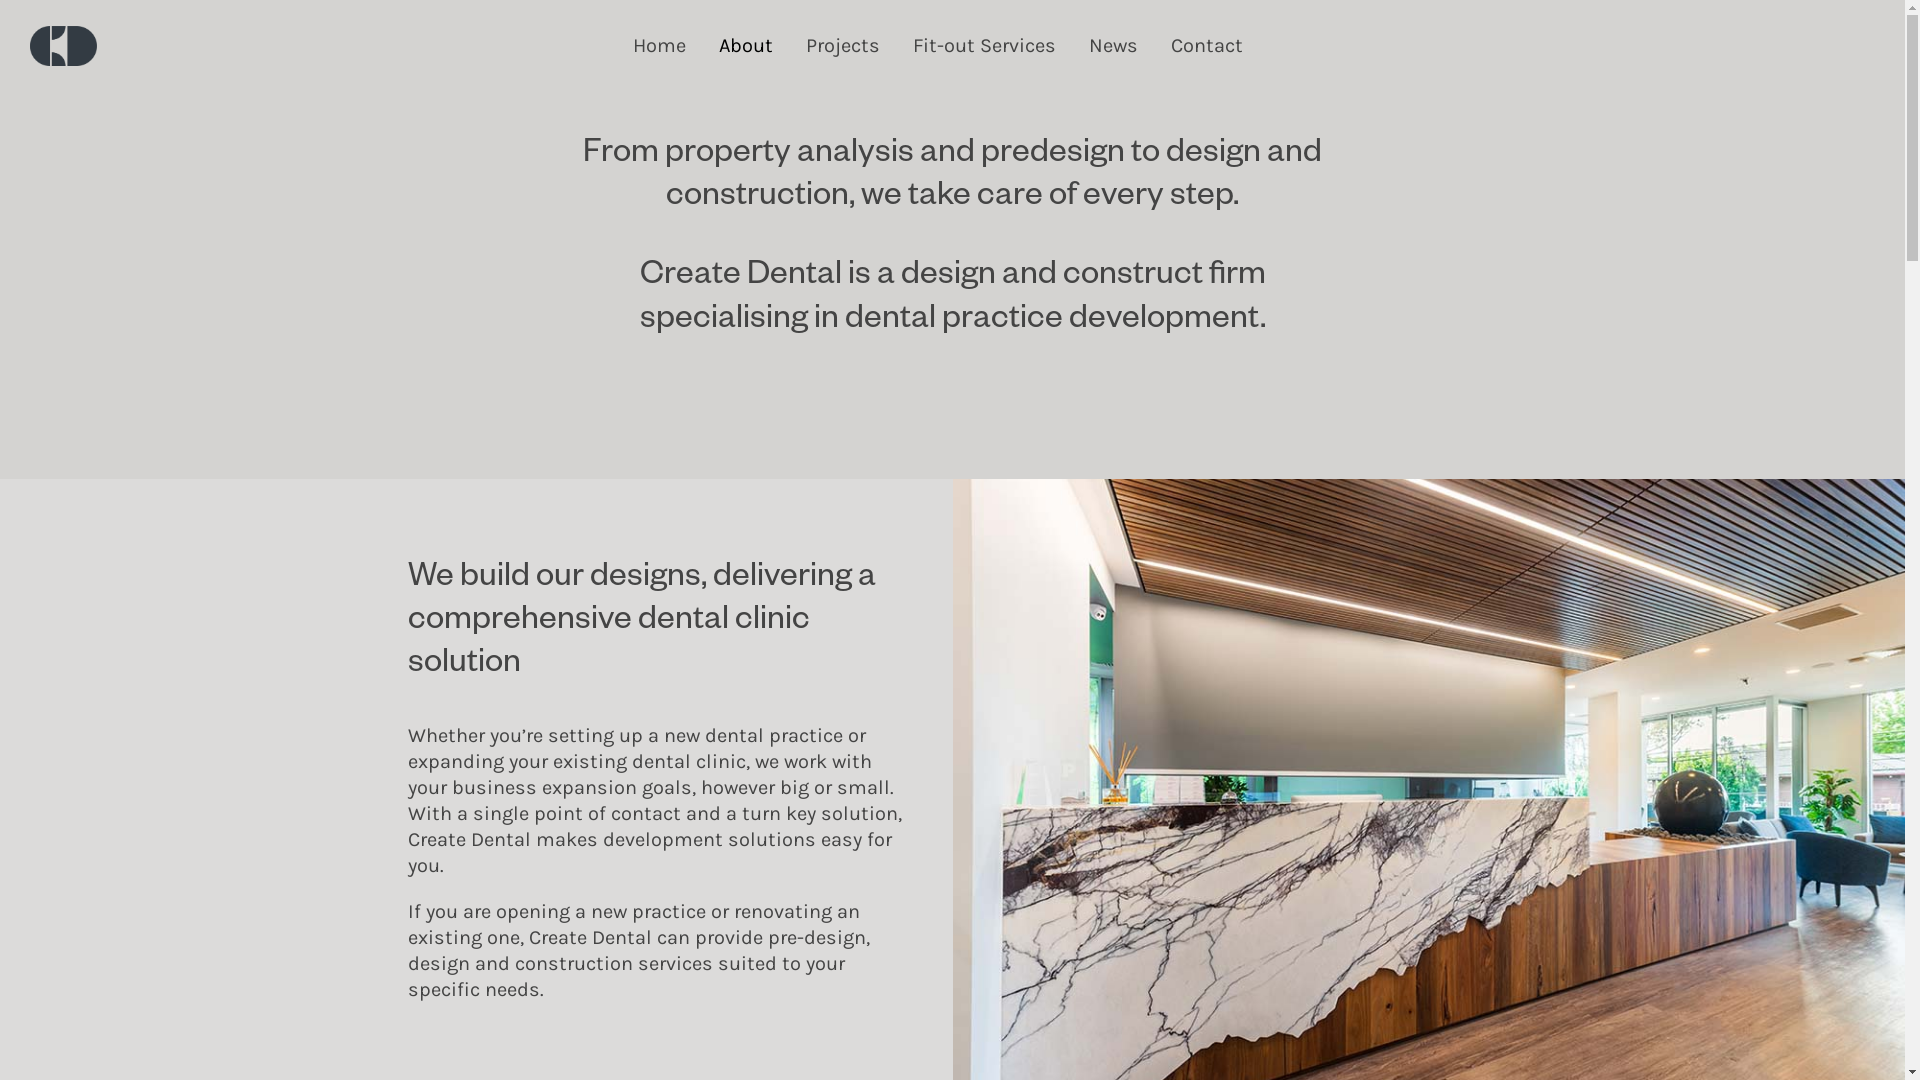 This screenshot has width=1920, height=1080. I want to click on 'Projects', so click(843, 45).